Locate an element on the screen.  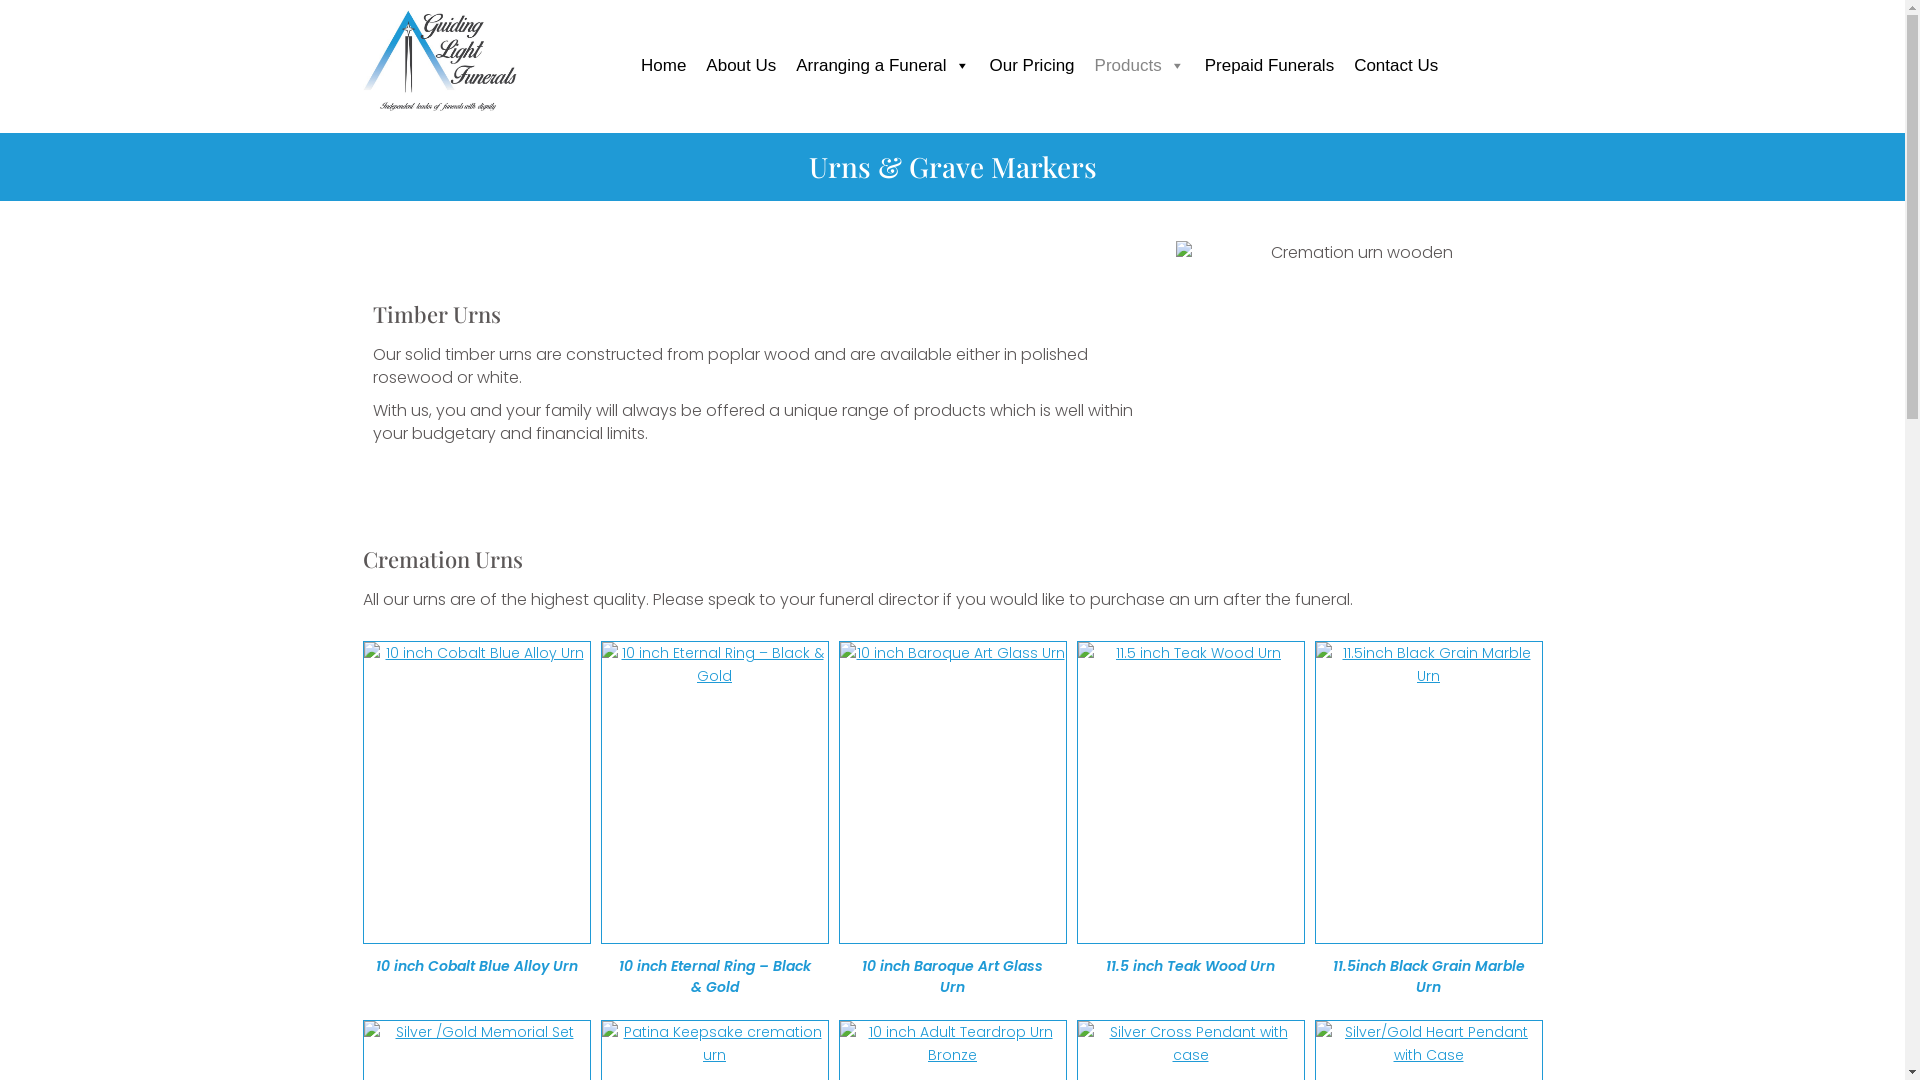
'Products' is located at coordinates (1140, 64).